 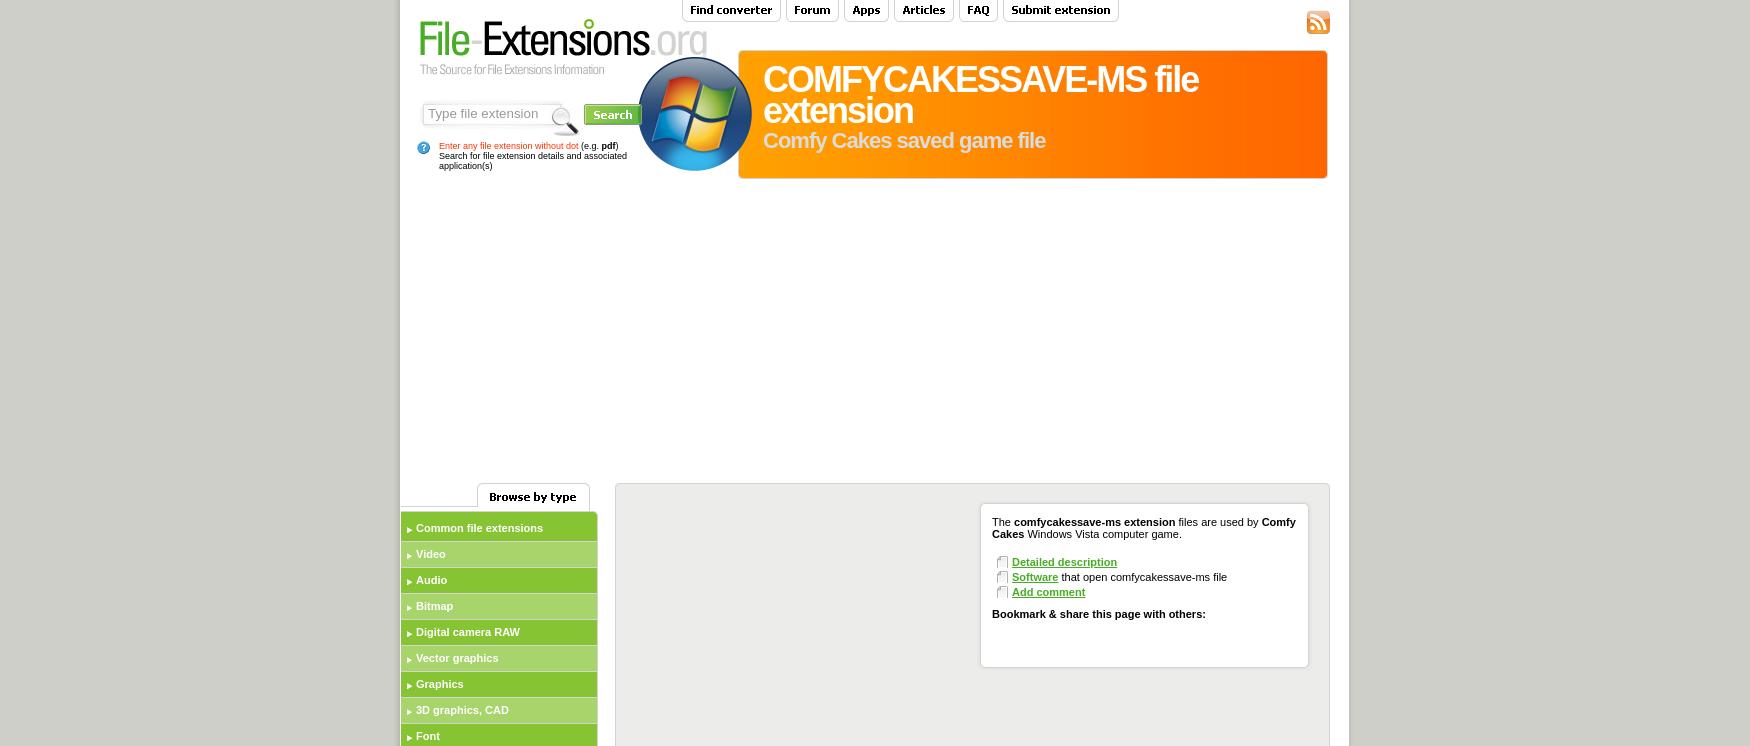 What do you see at coordinates (607, 144) in the screenshot?
I see `'pdf'` at bounding box center [607, 144].